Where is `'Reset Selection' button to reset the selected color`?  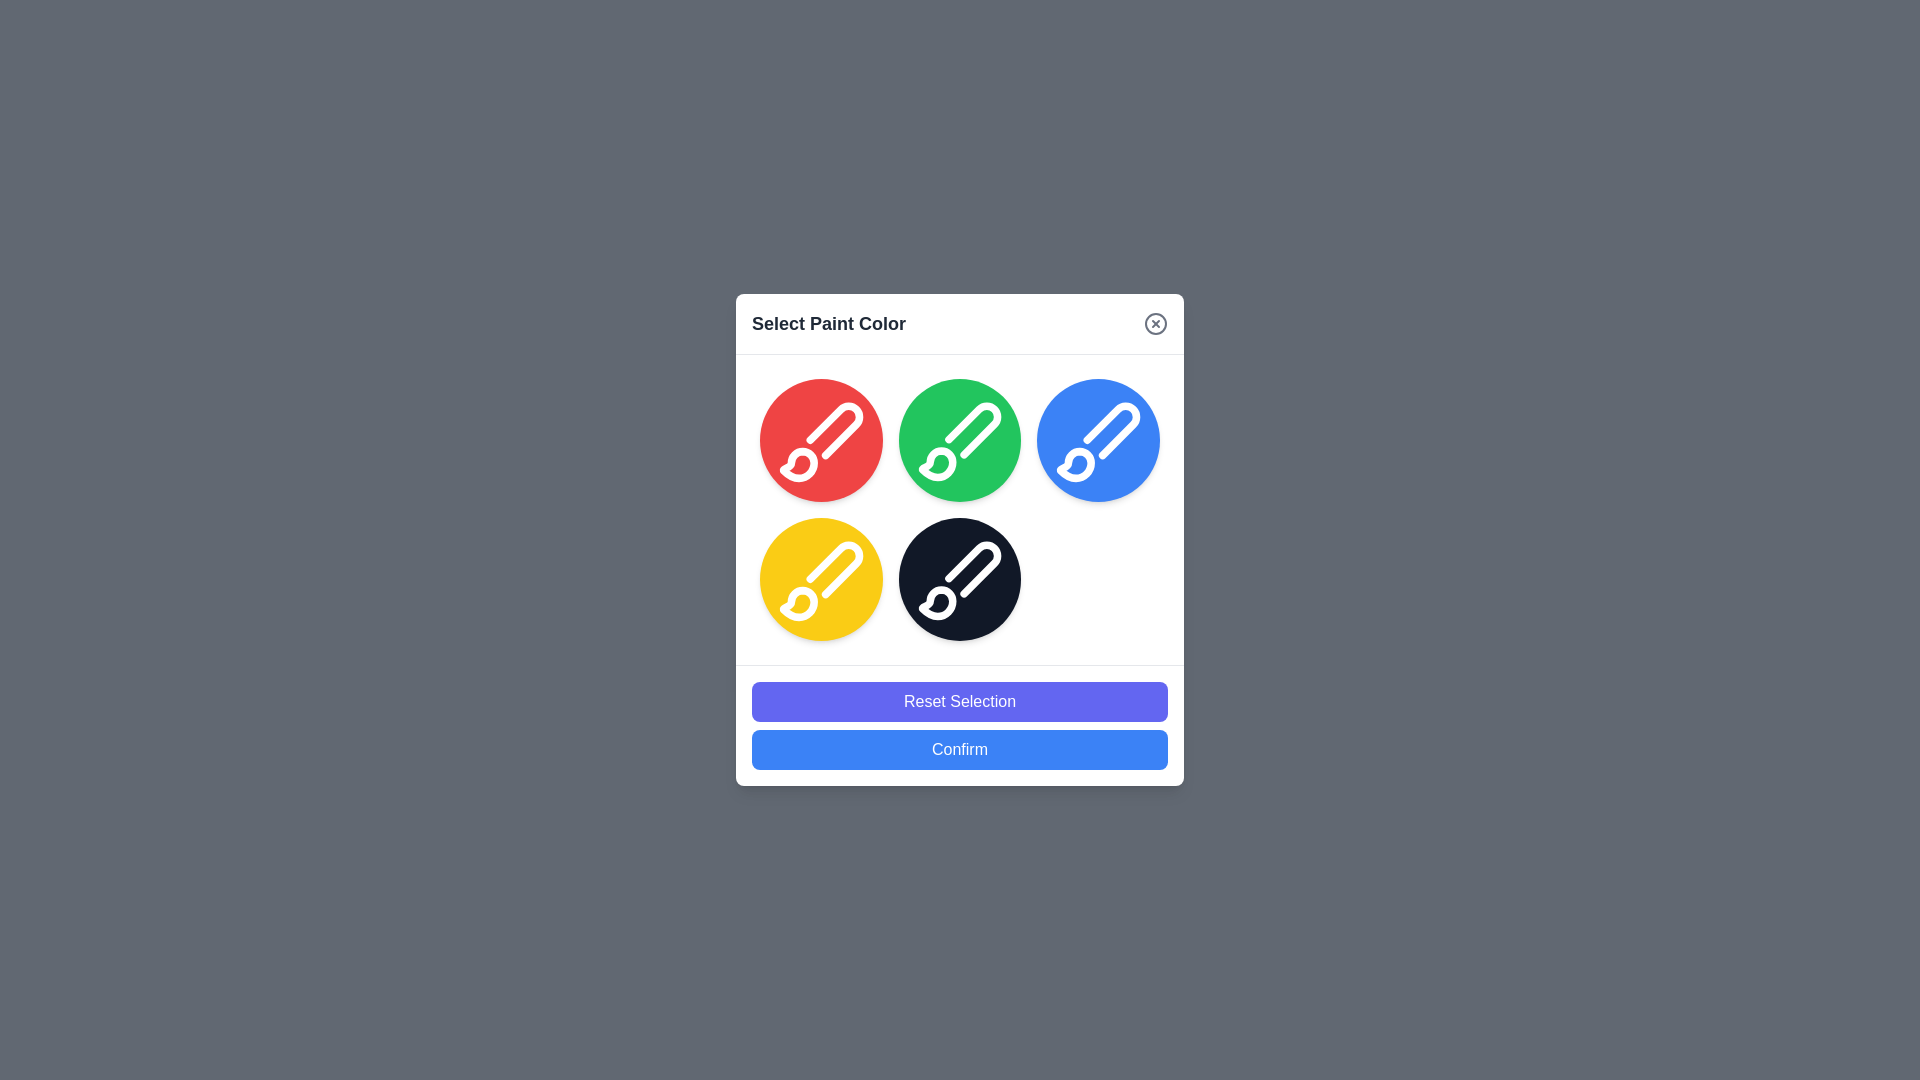
'Reset Selection' button to reset the selected color is located at coordinates (960, 700).